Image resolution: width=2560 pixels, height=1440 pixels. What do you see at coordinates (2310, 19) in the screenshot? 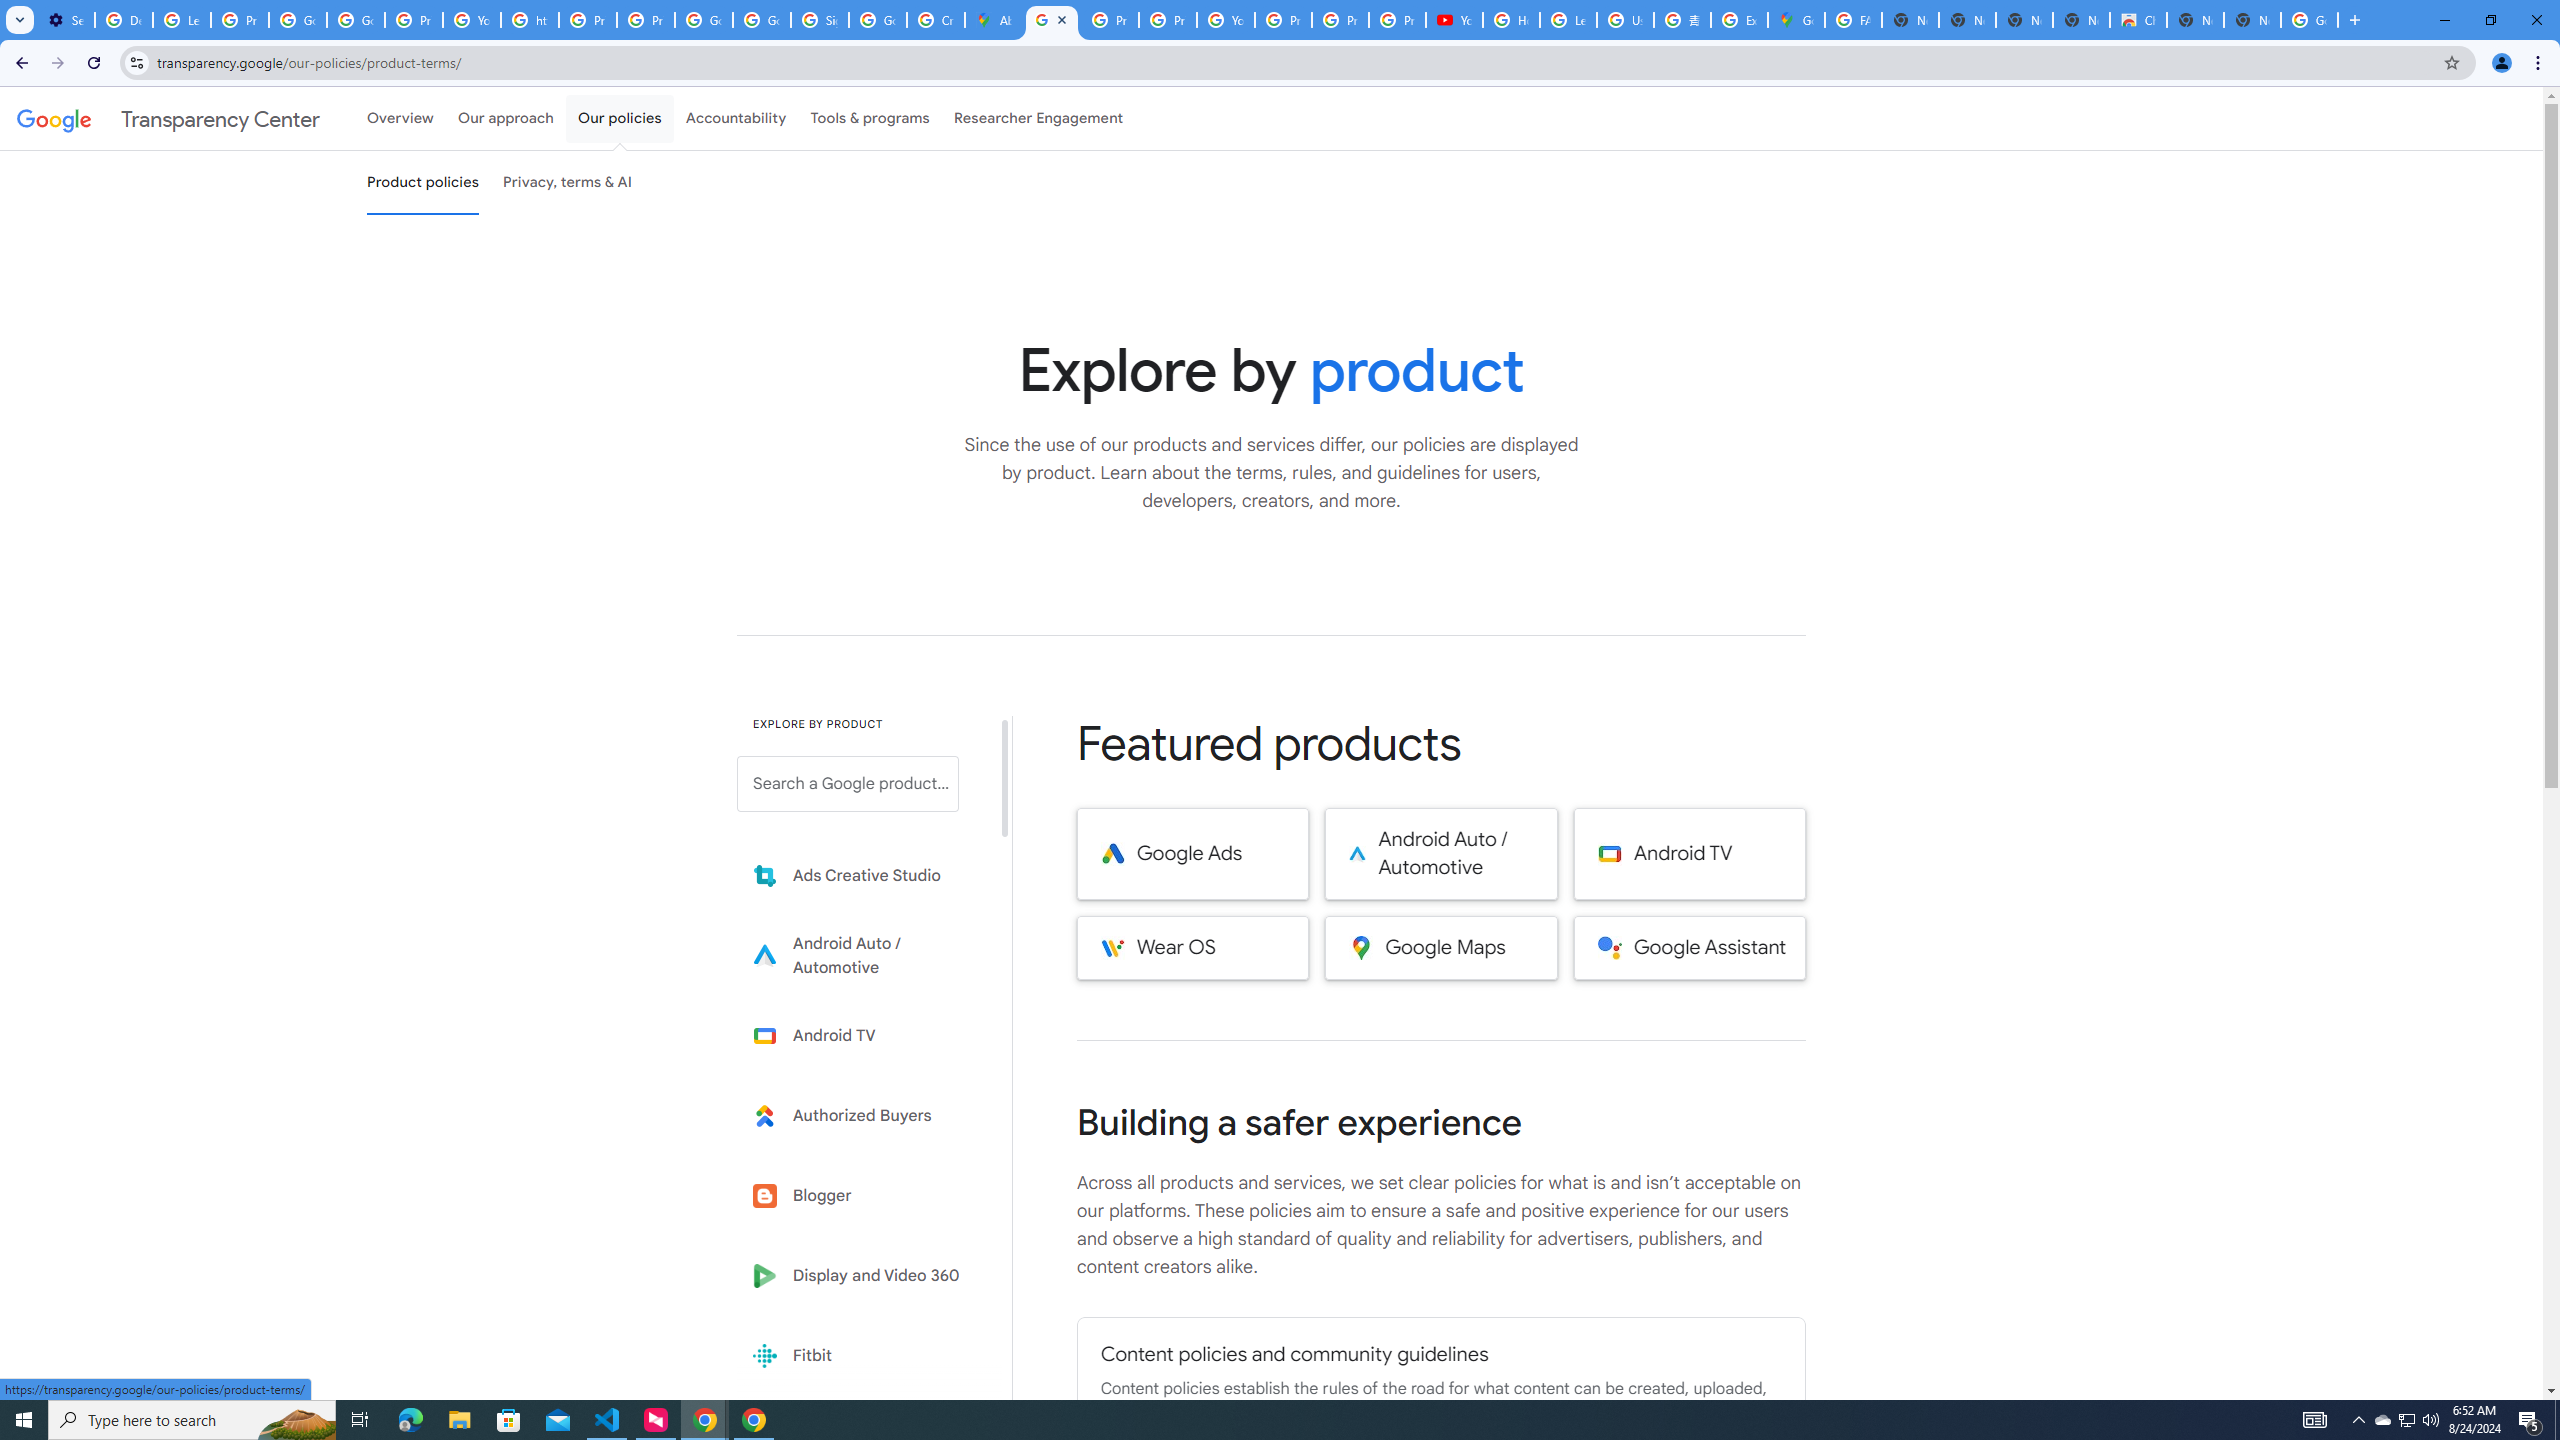
I see `'Google Images'` at bounding box center [2310, 19].